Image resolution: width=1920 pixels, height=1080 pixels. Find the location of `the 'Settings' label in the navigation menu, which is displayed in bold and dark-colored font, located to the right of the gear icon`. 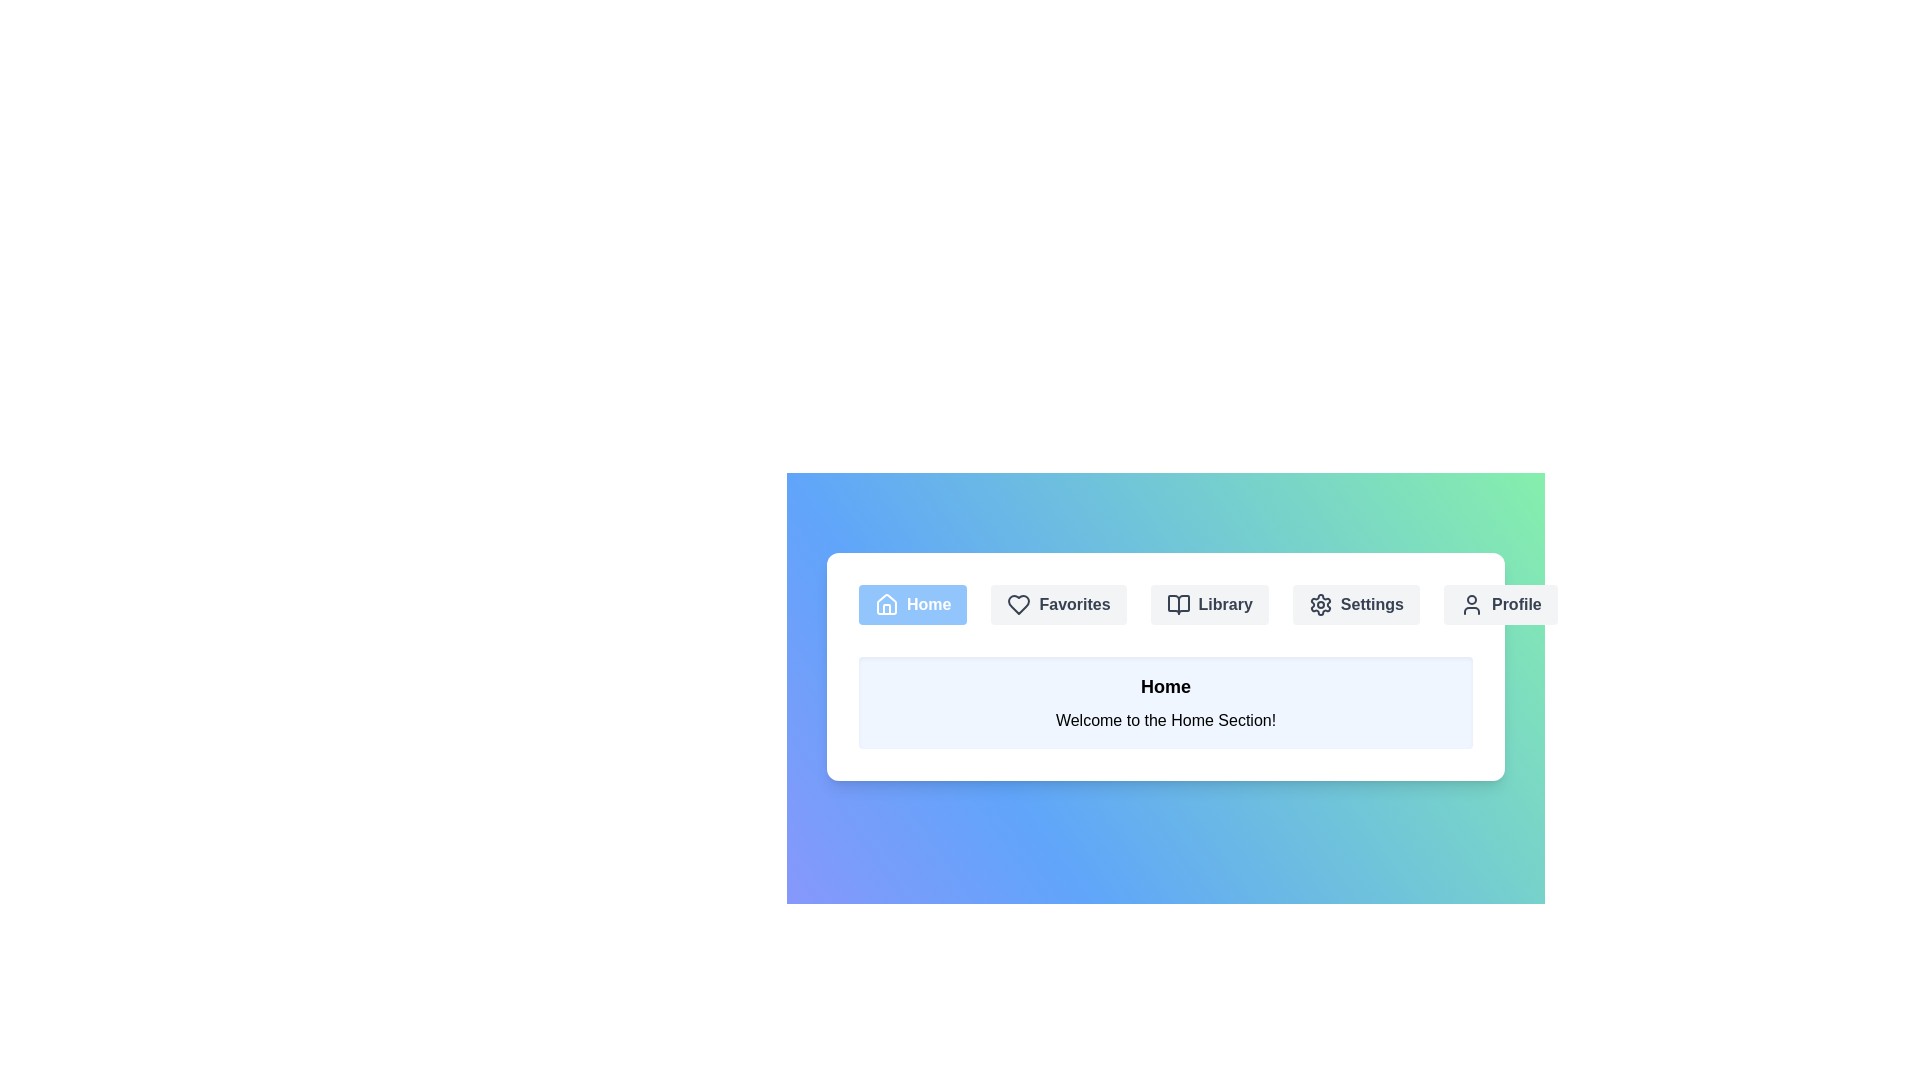

the 'Settings' label in the navigation menu, which is displayed in bold and dark-colored font, located to the right of the gear icon is located at coordinates (1371, 604).